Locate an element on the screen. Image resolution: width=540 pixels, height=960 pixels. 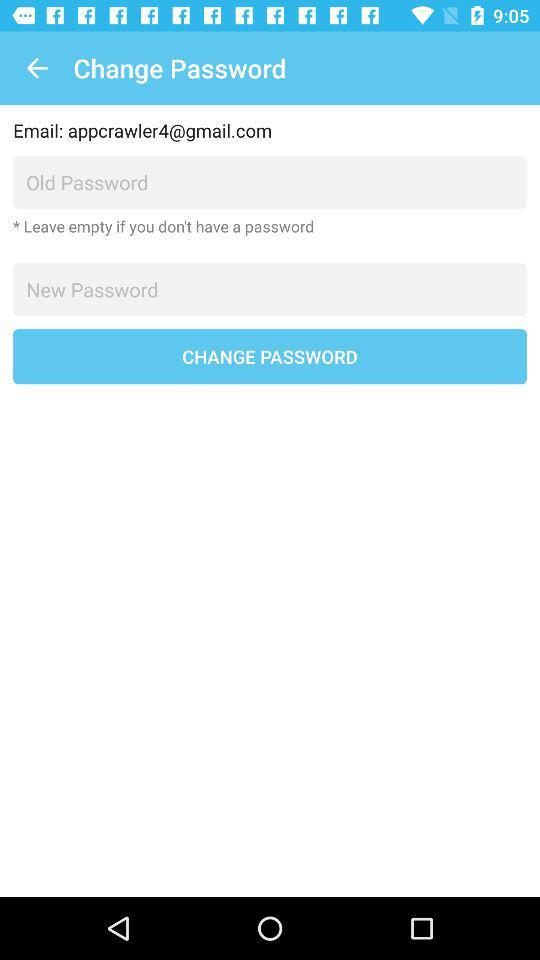
the item above email appcrawler4 gmail item is located at coordinates (36, 68).